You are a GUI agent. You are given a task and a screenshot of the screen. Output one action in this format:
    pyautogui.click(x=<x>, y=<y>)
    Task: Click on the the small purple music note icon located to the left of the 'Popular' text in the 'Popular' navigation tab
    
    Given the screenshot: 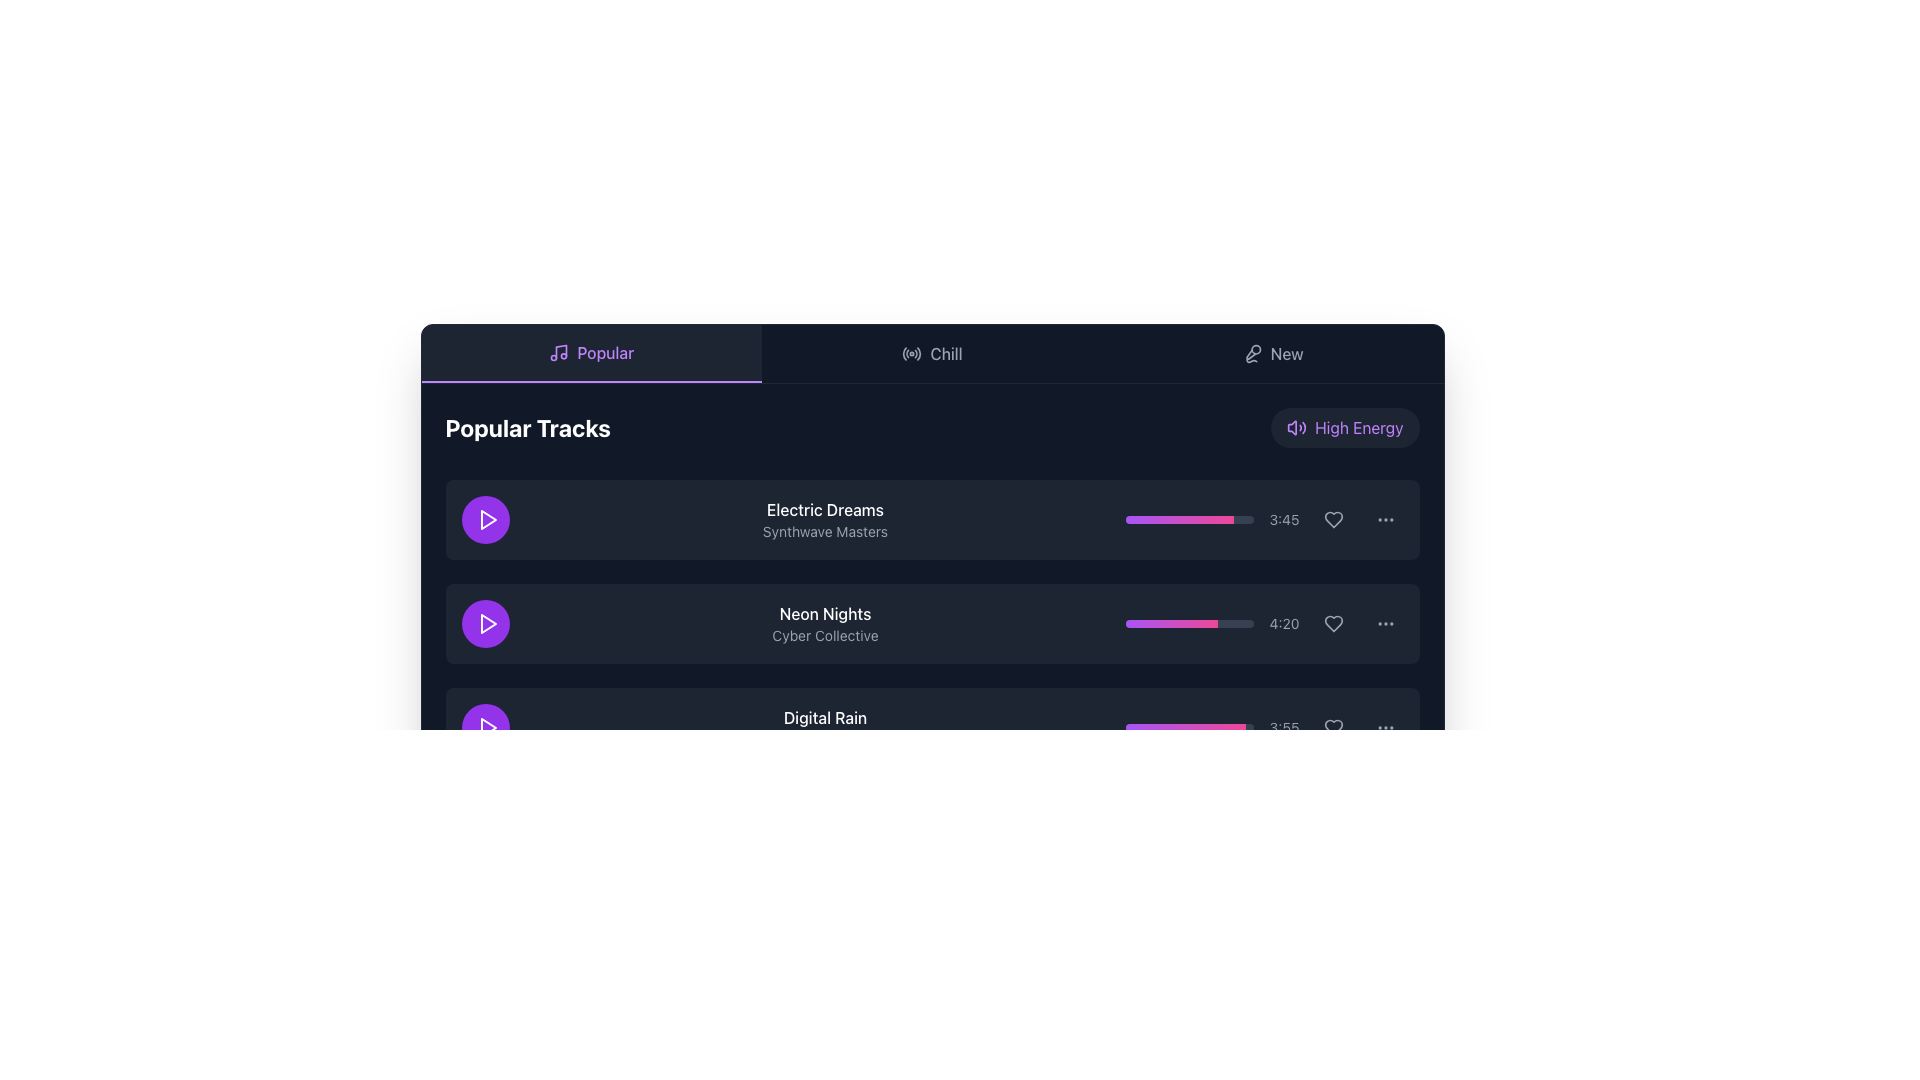 What is the action you would take?
    pyautogui.click(x=559, y=352)
    